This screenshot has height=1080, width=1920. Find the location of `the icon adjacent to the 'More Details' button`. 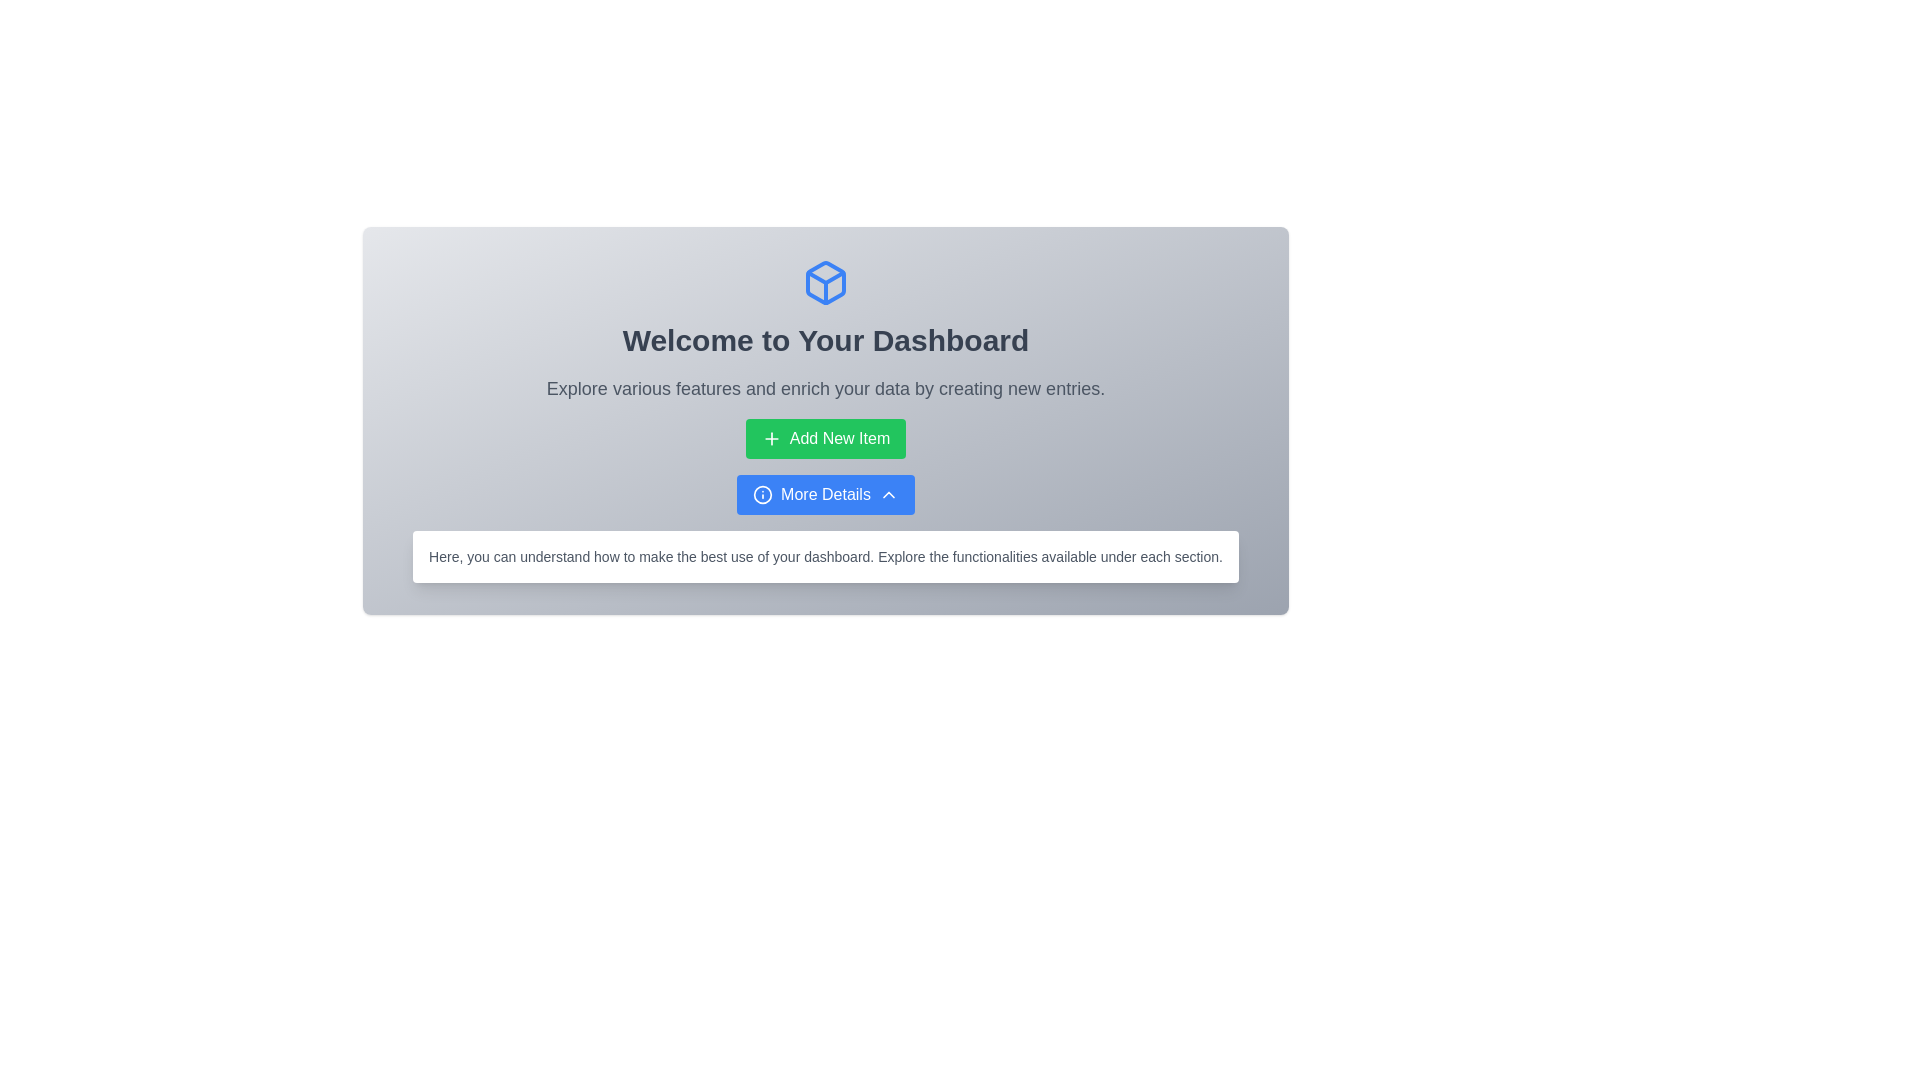

the icon adjacent to the 'More Details' button is located at coordinates (887, 494).